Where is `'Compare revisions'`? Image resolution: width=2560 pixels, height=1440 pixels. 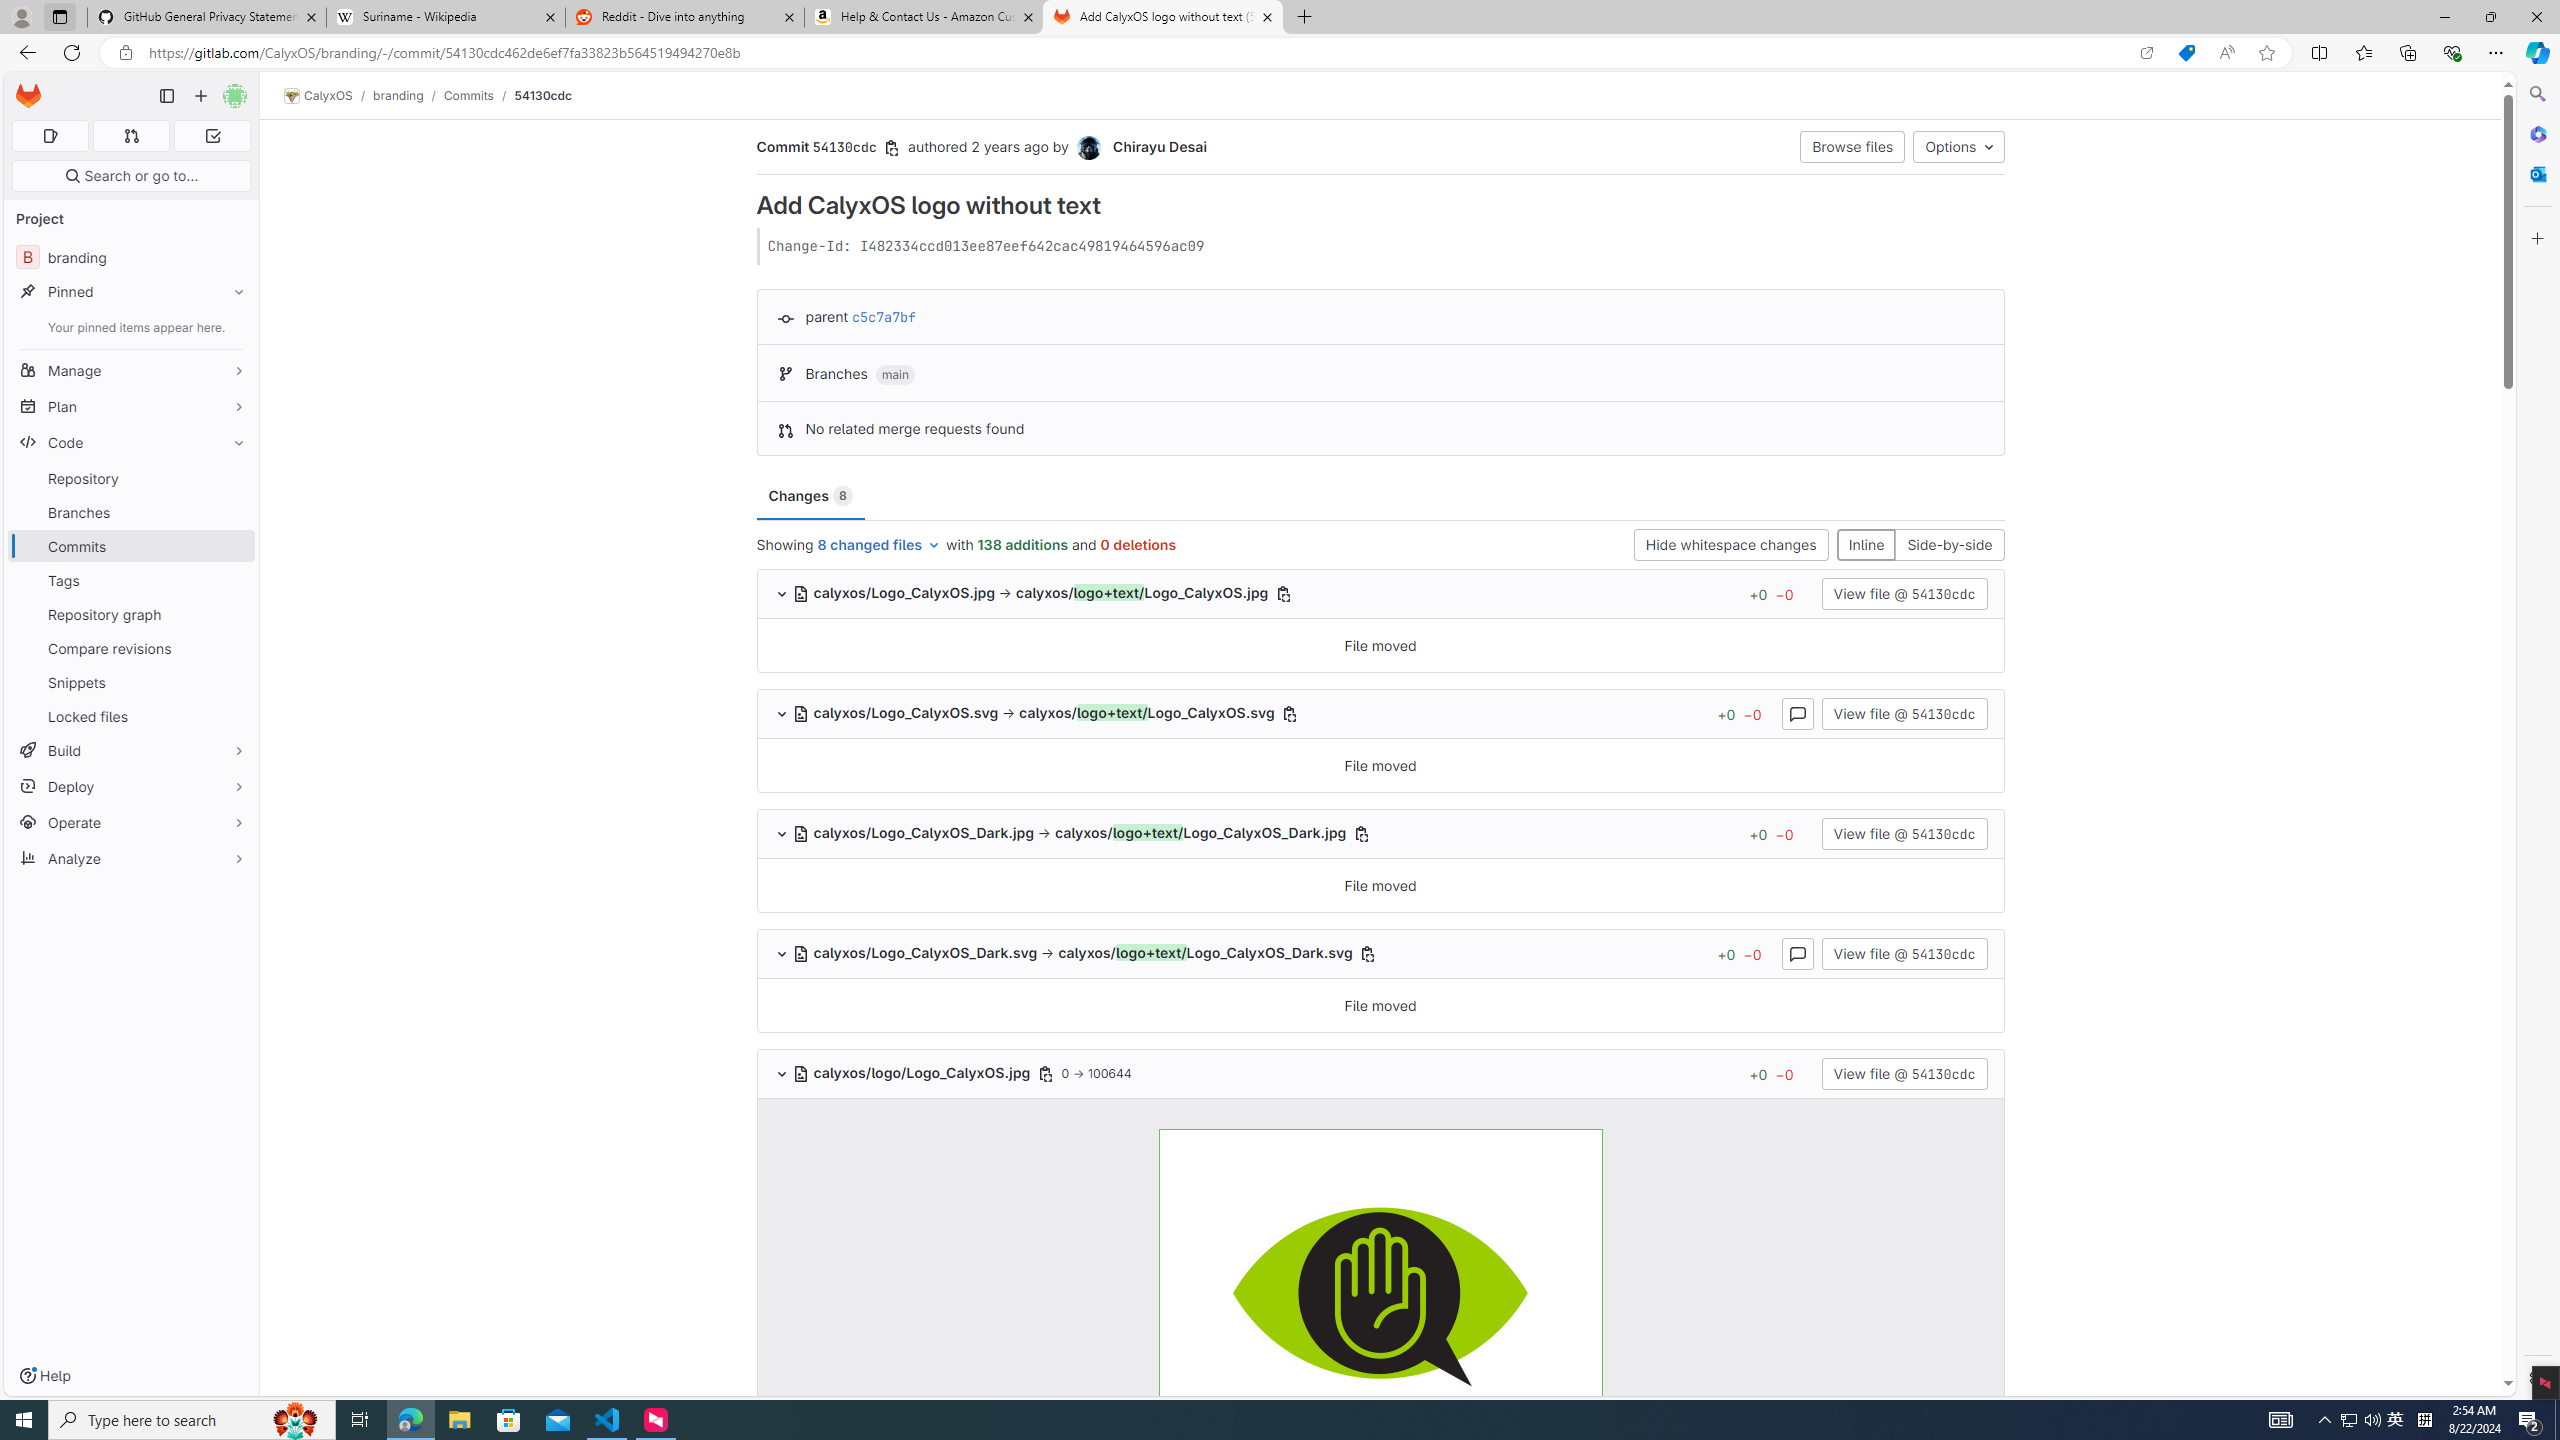 'Compare revisions' is located at coordinates (130, 647).